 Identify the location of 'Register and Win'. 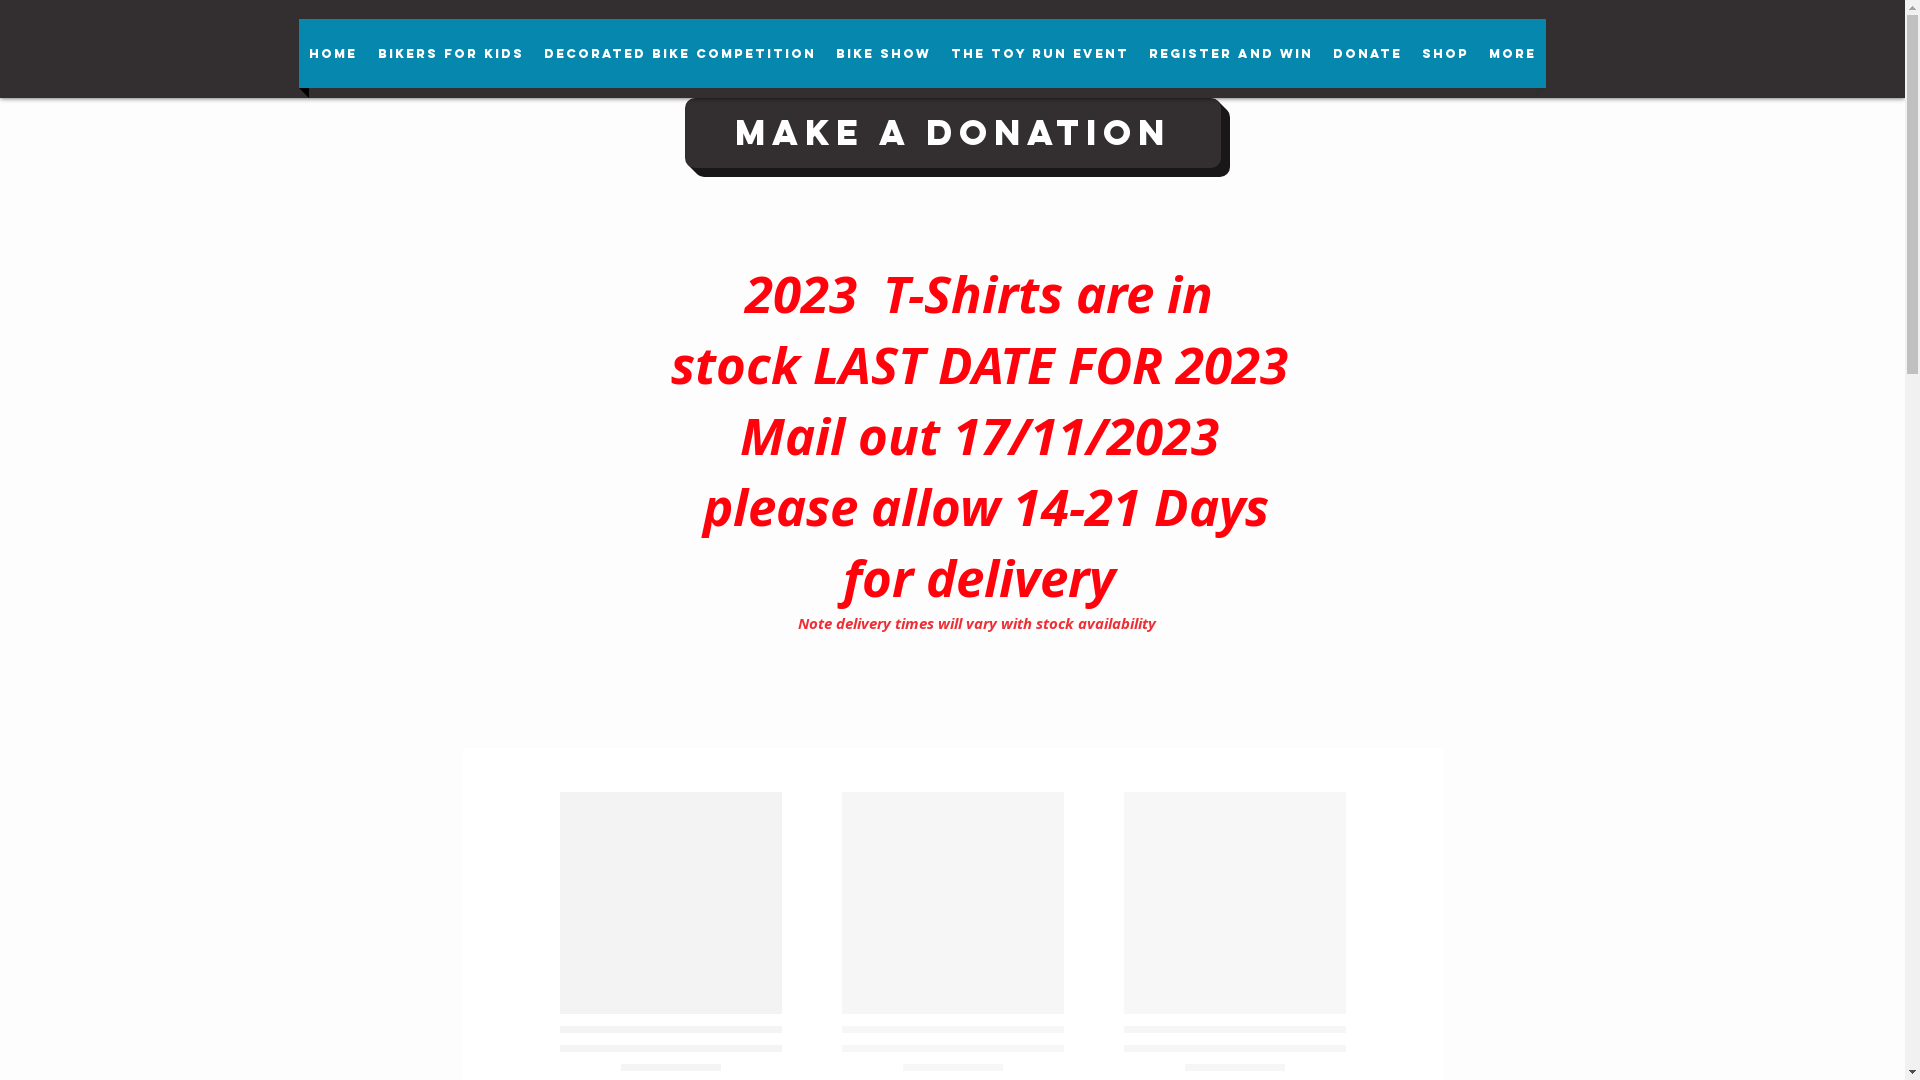
(1228, 52).